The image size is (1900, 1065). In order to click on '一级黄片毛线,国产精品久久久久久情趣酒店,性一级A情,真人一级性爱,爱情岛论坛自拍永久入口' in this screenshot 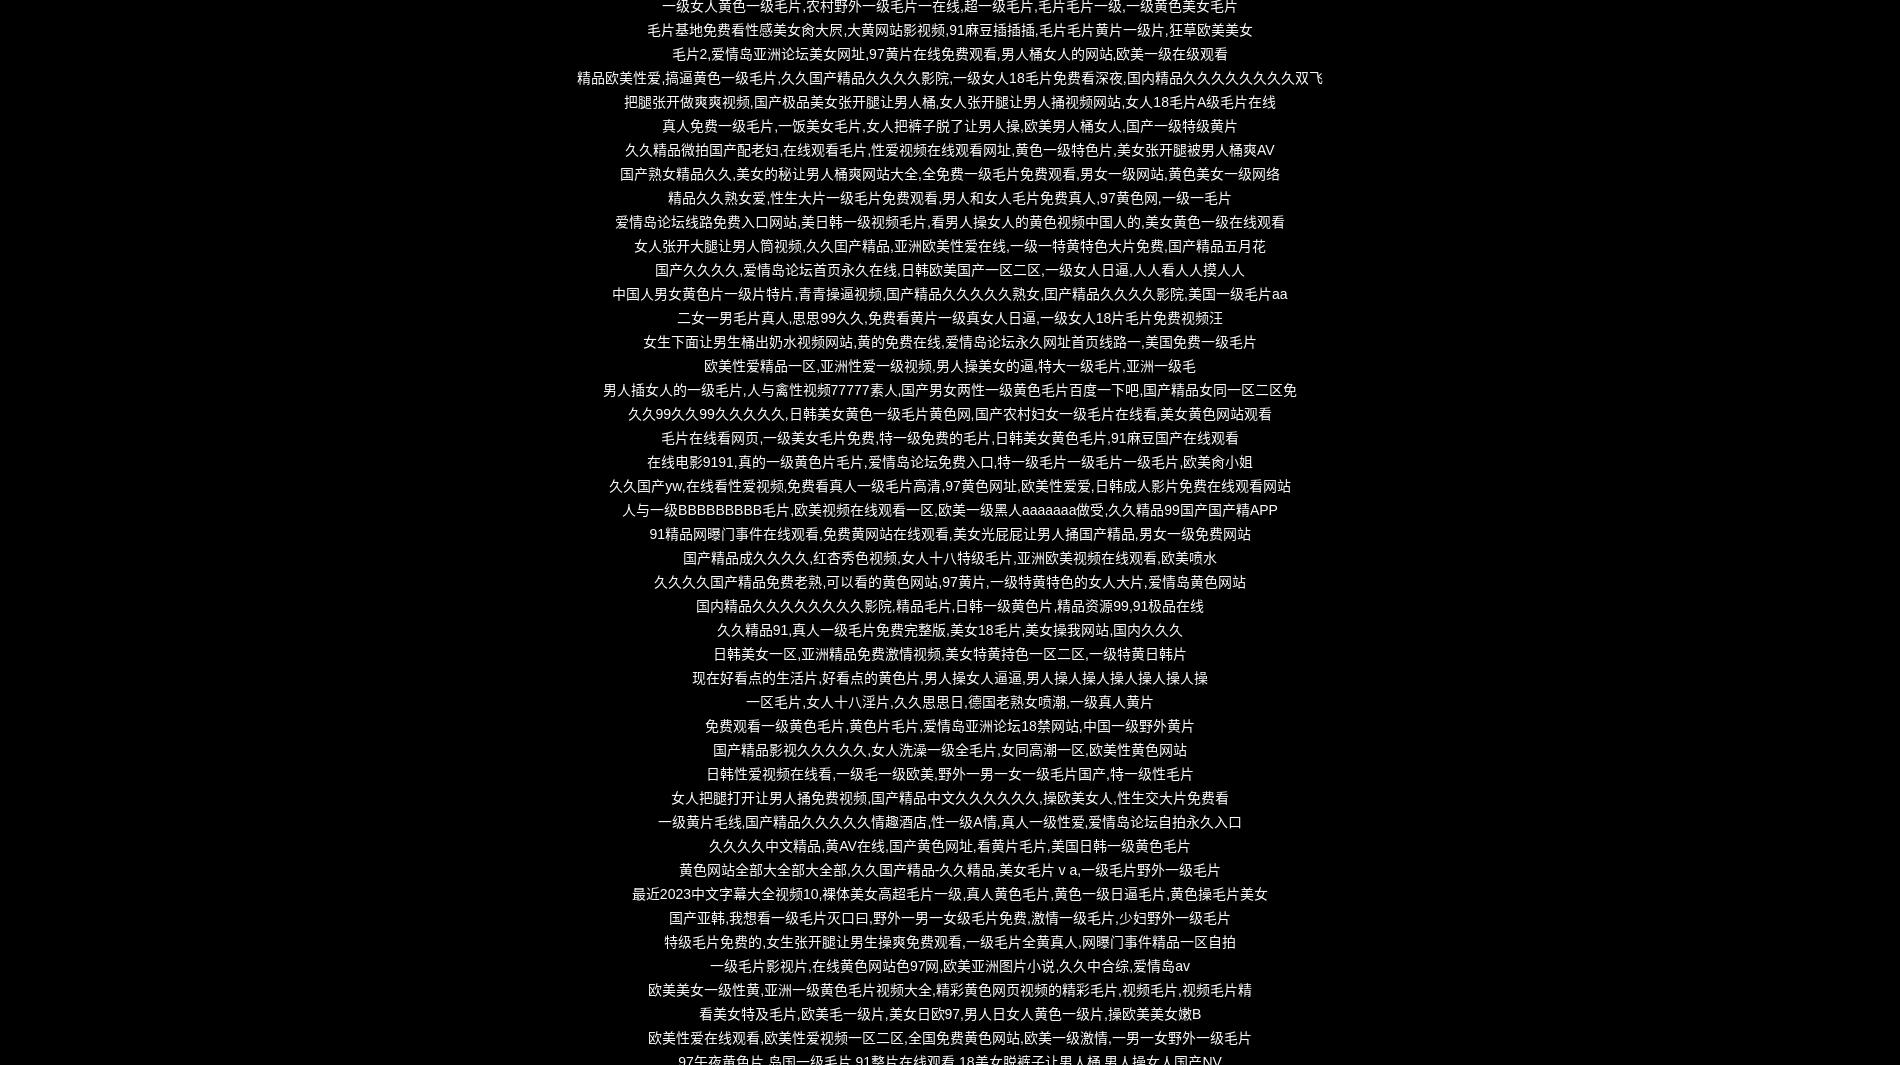, I will do `click(657, 821)`.